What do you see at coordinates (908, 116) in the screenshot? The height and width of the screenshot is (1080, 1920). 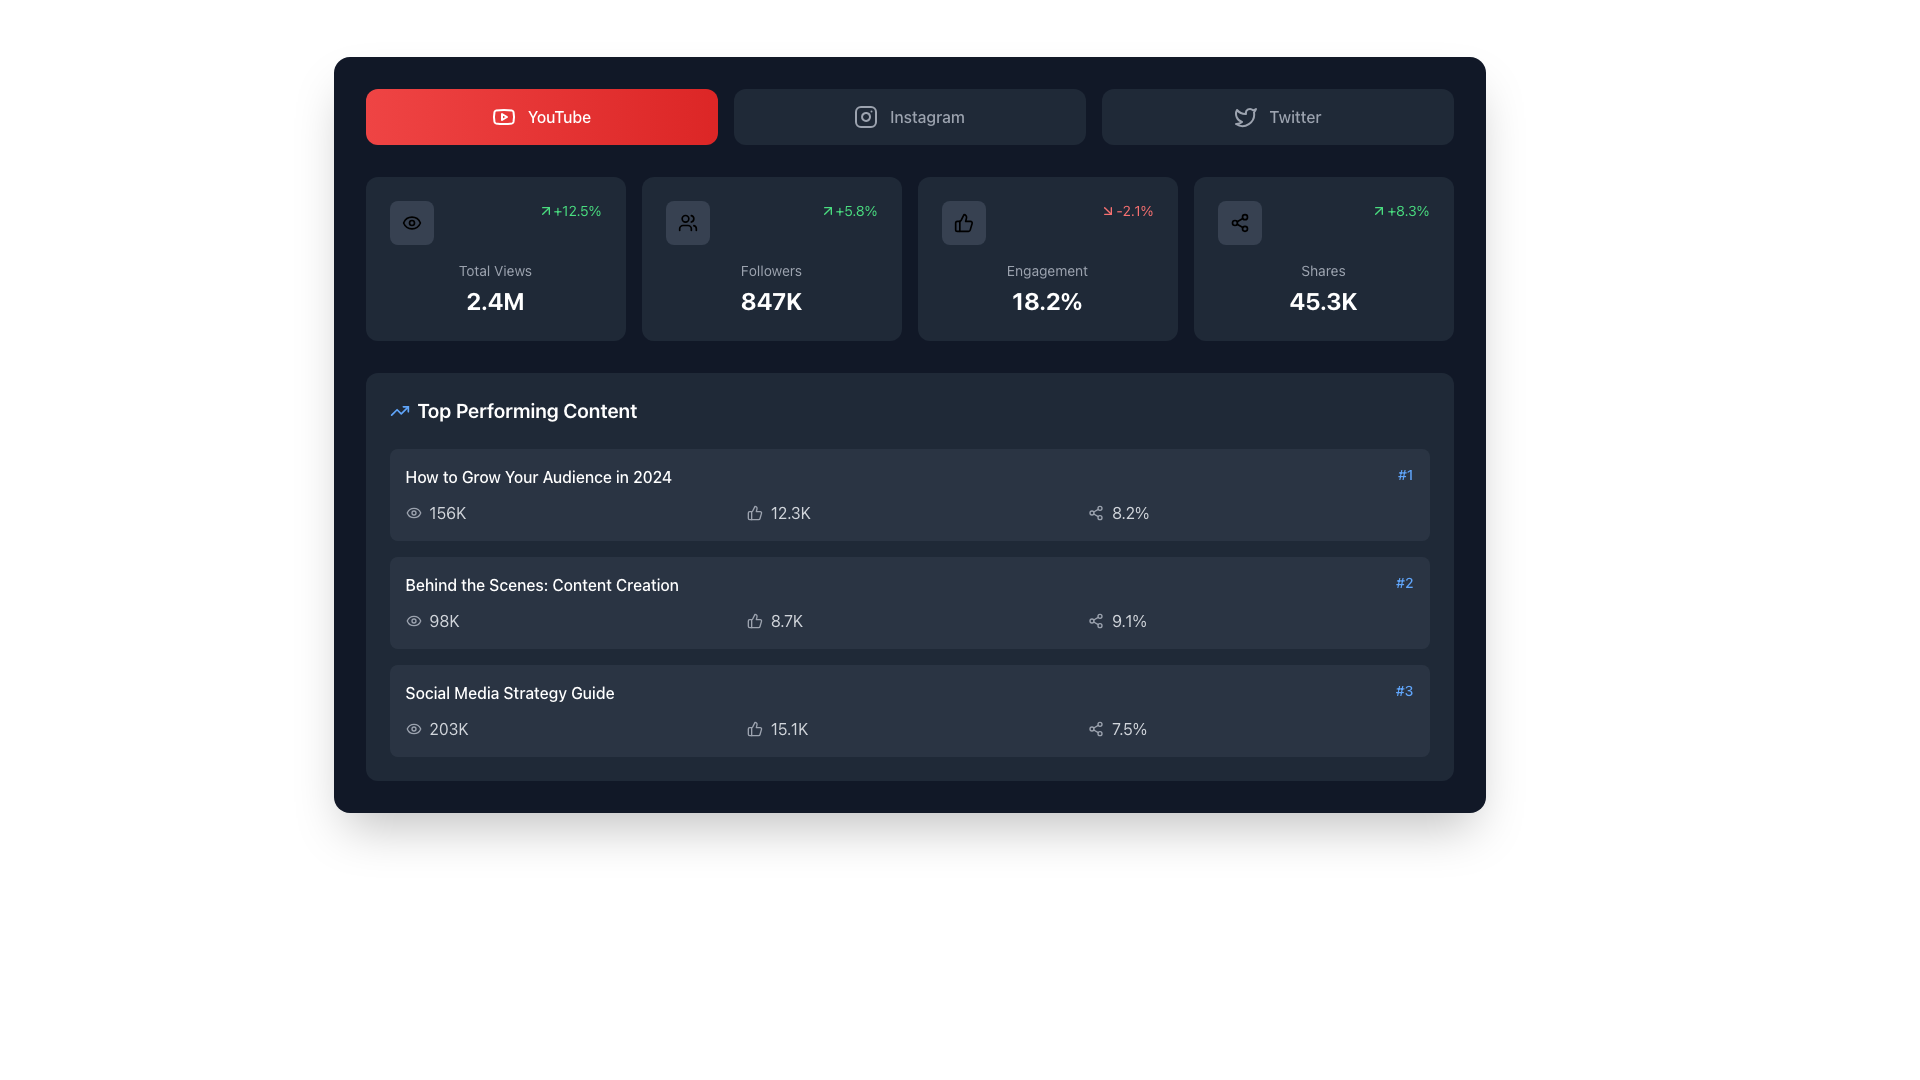 I see `the Instagram button, which features an outlined camera icon and the text 'Instagram', to observe the visual transition effect from dark to lighter gray` at bounding box center [908, 116].